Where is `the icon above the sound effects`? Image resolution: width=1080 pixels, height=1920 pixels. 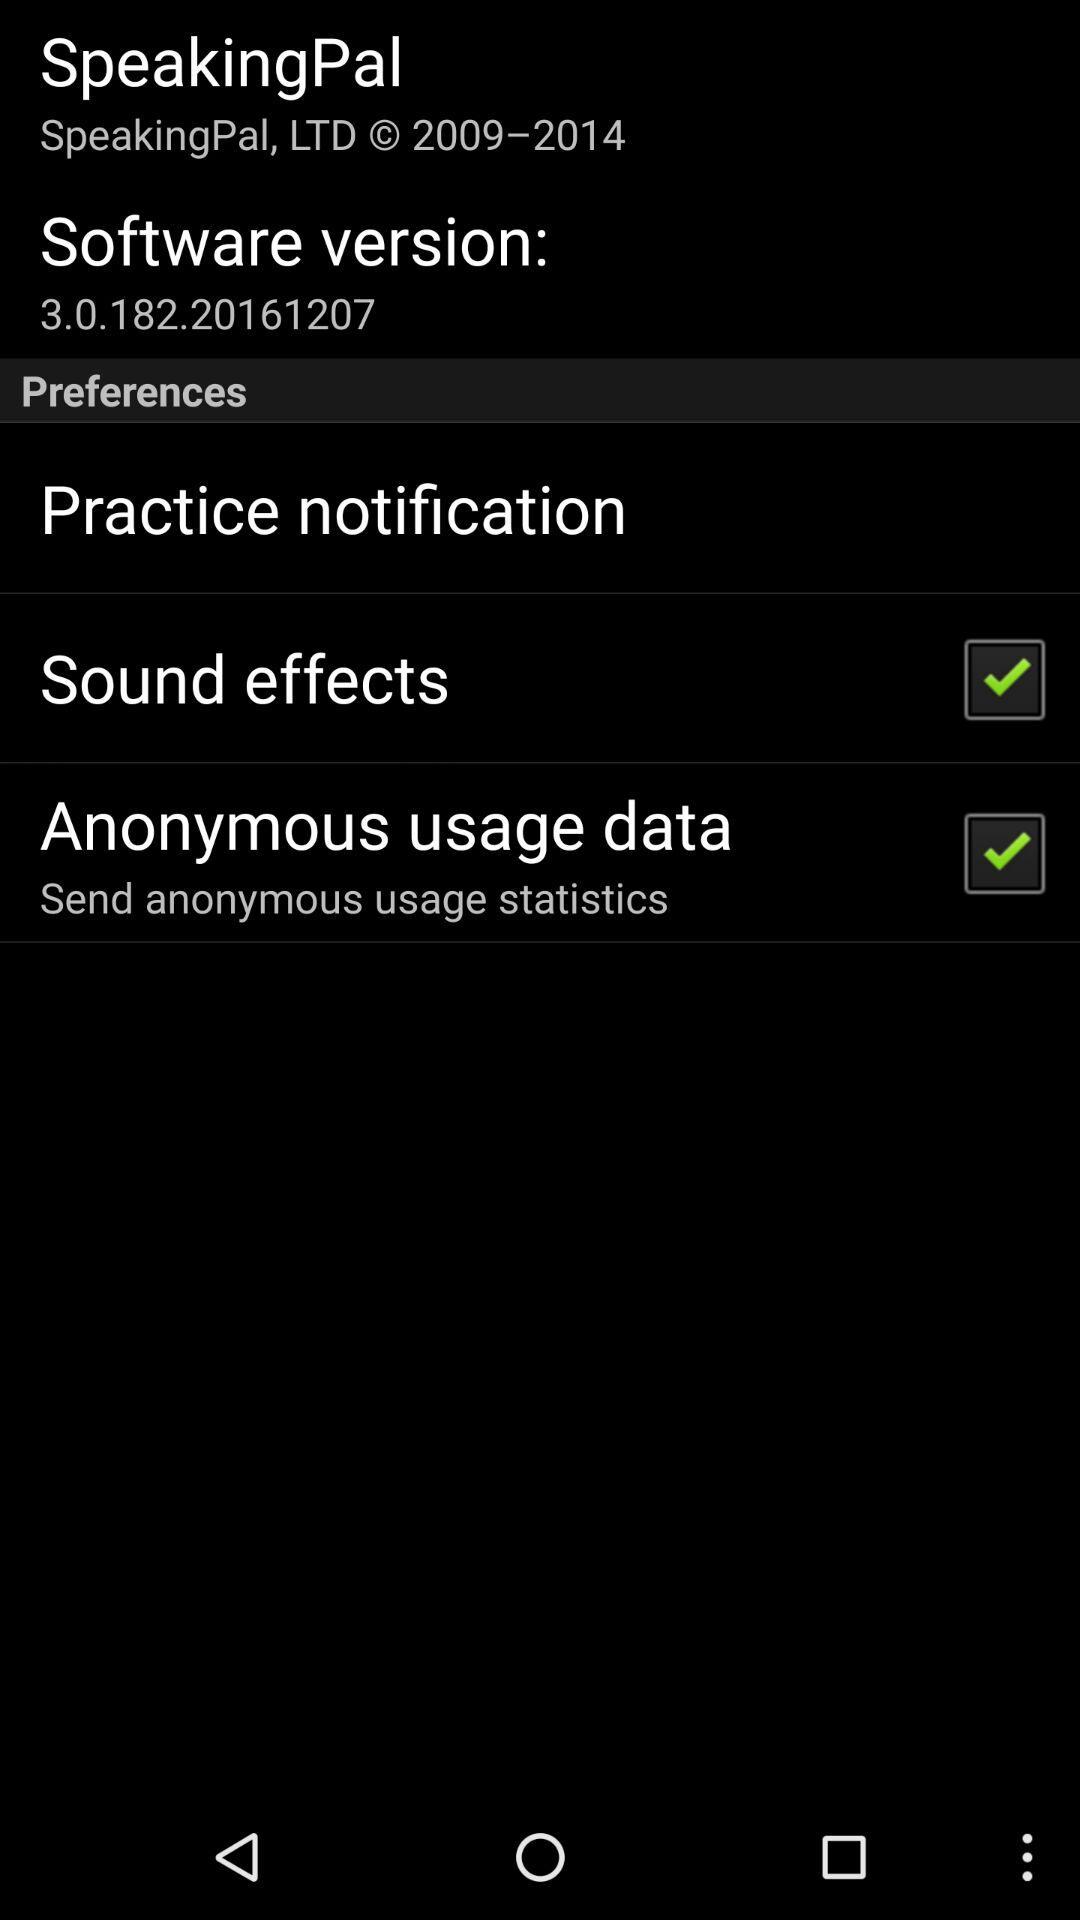
the icon above the sound effects is located at coordinates (332, 508).